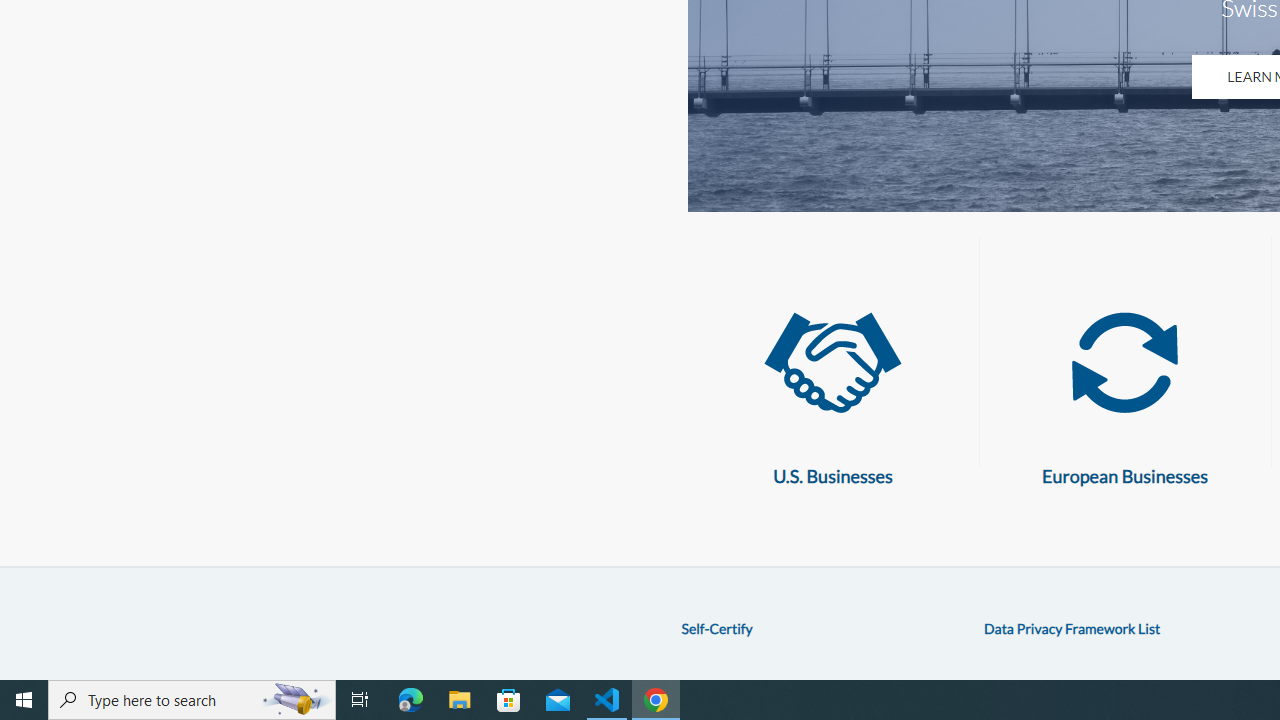 The height and width of the screenshot is (720, 1280). Describe the element at coordinates (1125, 363) in the screenshot. I see `'European Businesses'` at that location.